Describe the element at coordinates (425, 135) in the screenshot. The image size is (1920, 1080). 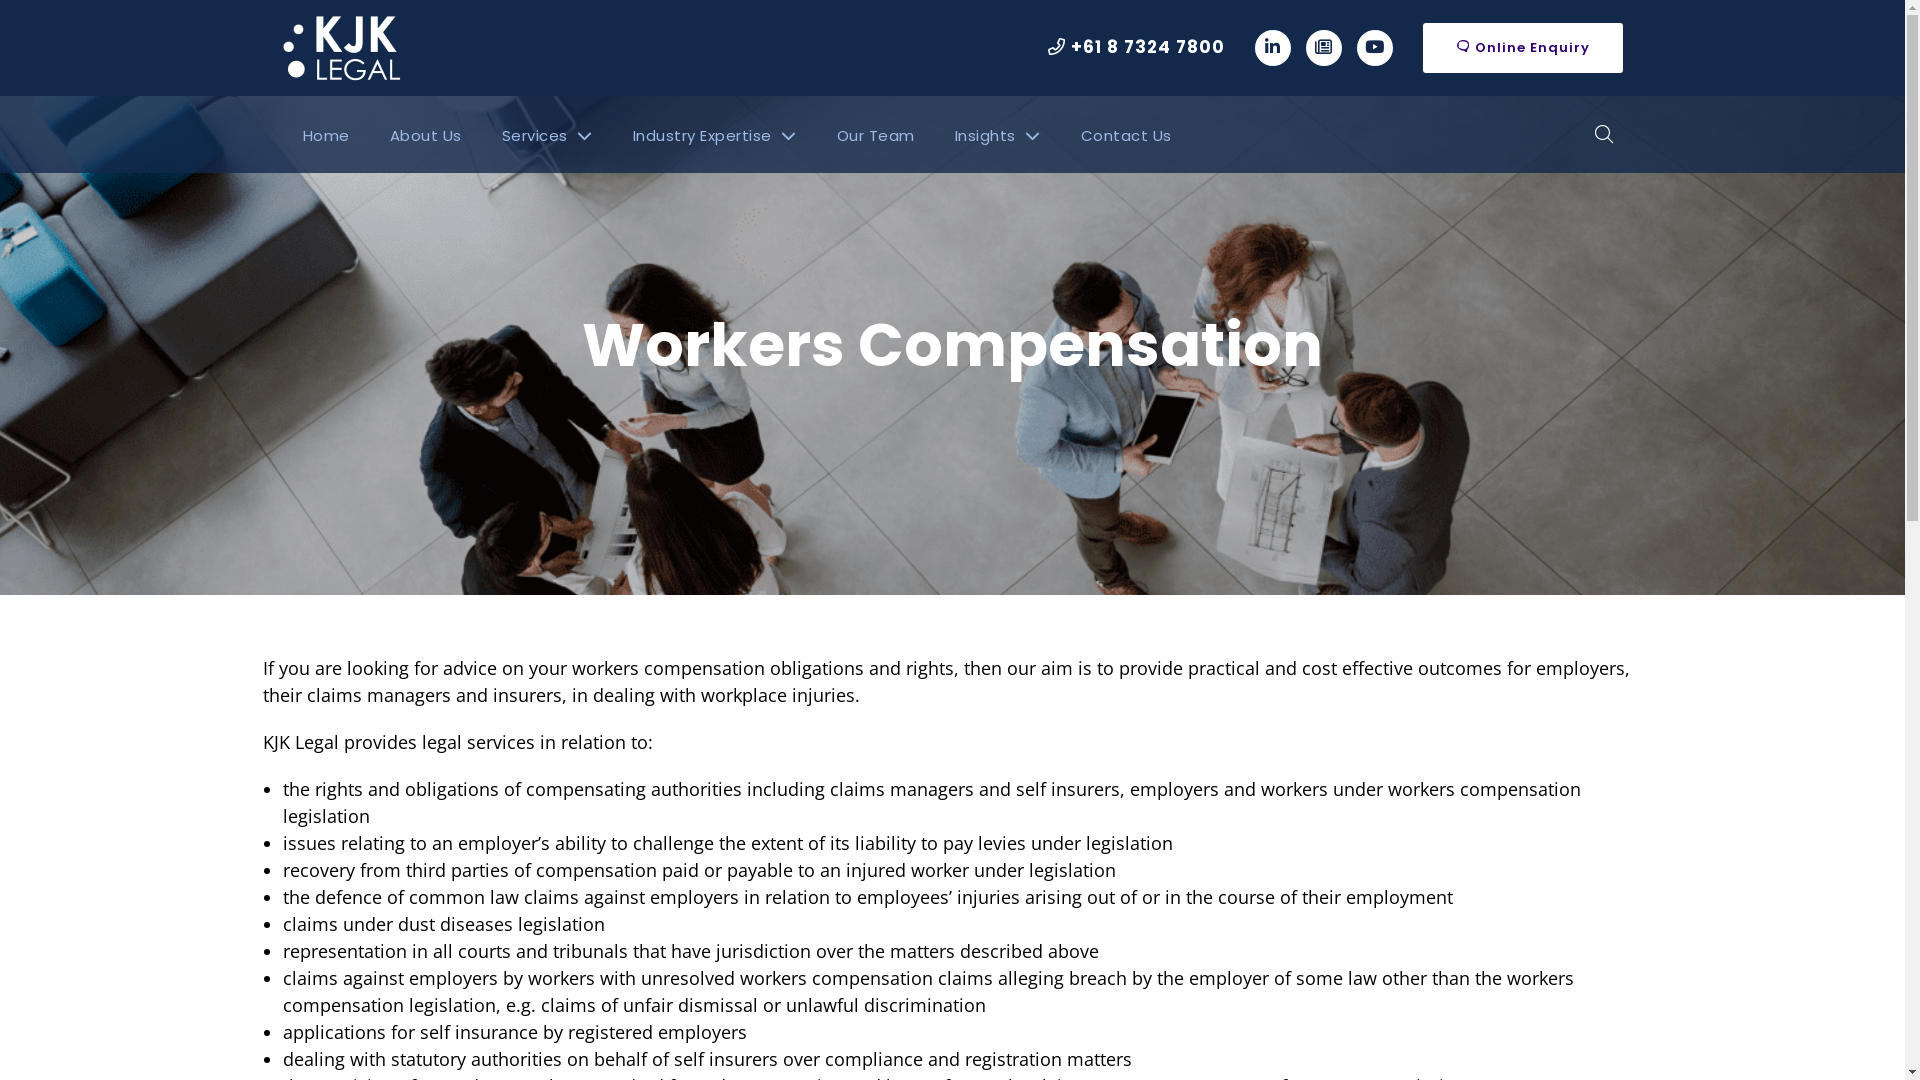
I see `'About Us'` at that location.